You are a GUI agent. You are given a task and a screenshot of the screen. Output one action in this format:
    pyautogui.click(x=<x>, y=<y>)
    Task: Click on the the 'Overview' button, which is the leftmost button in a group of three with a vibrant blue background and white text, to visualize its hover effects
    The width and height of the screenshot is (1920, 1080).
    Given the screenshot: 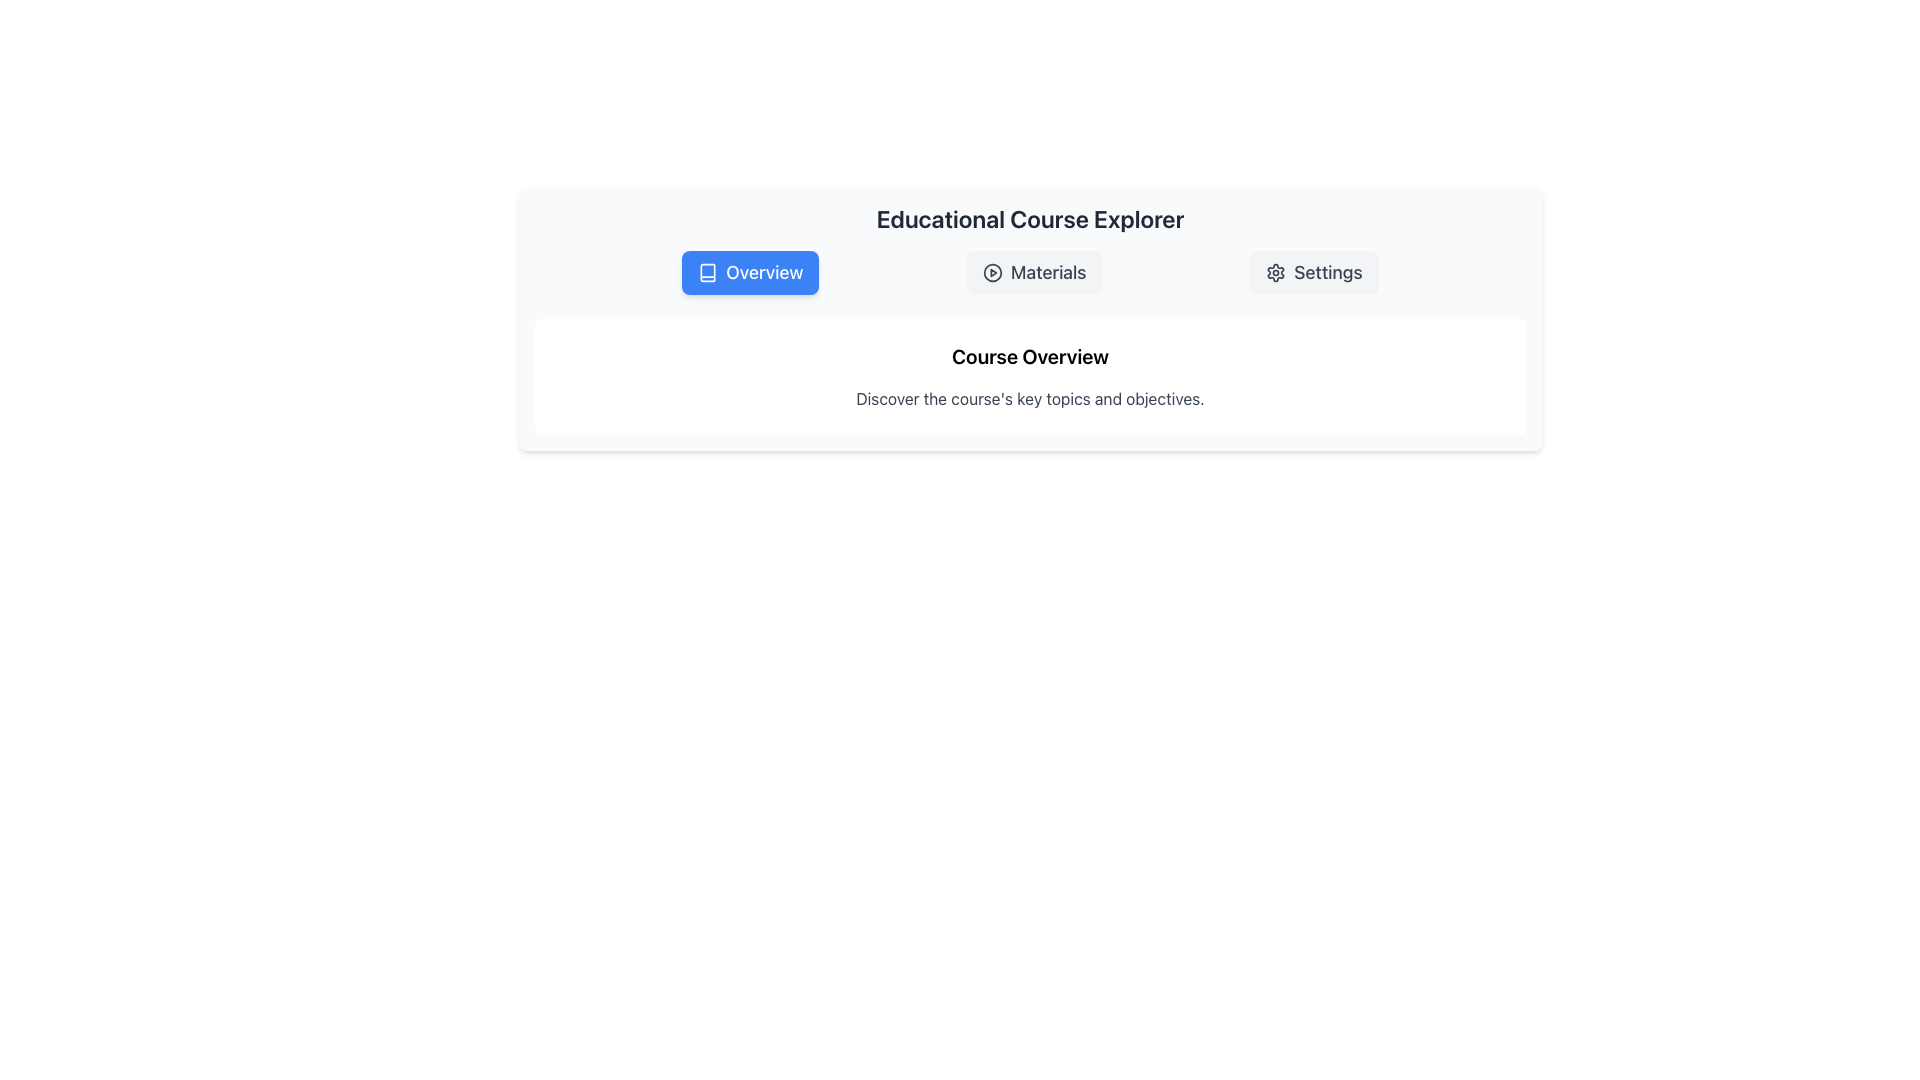 What is the action you would take?
    pyautogui.click(x=749, y=273)
    